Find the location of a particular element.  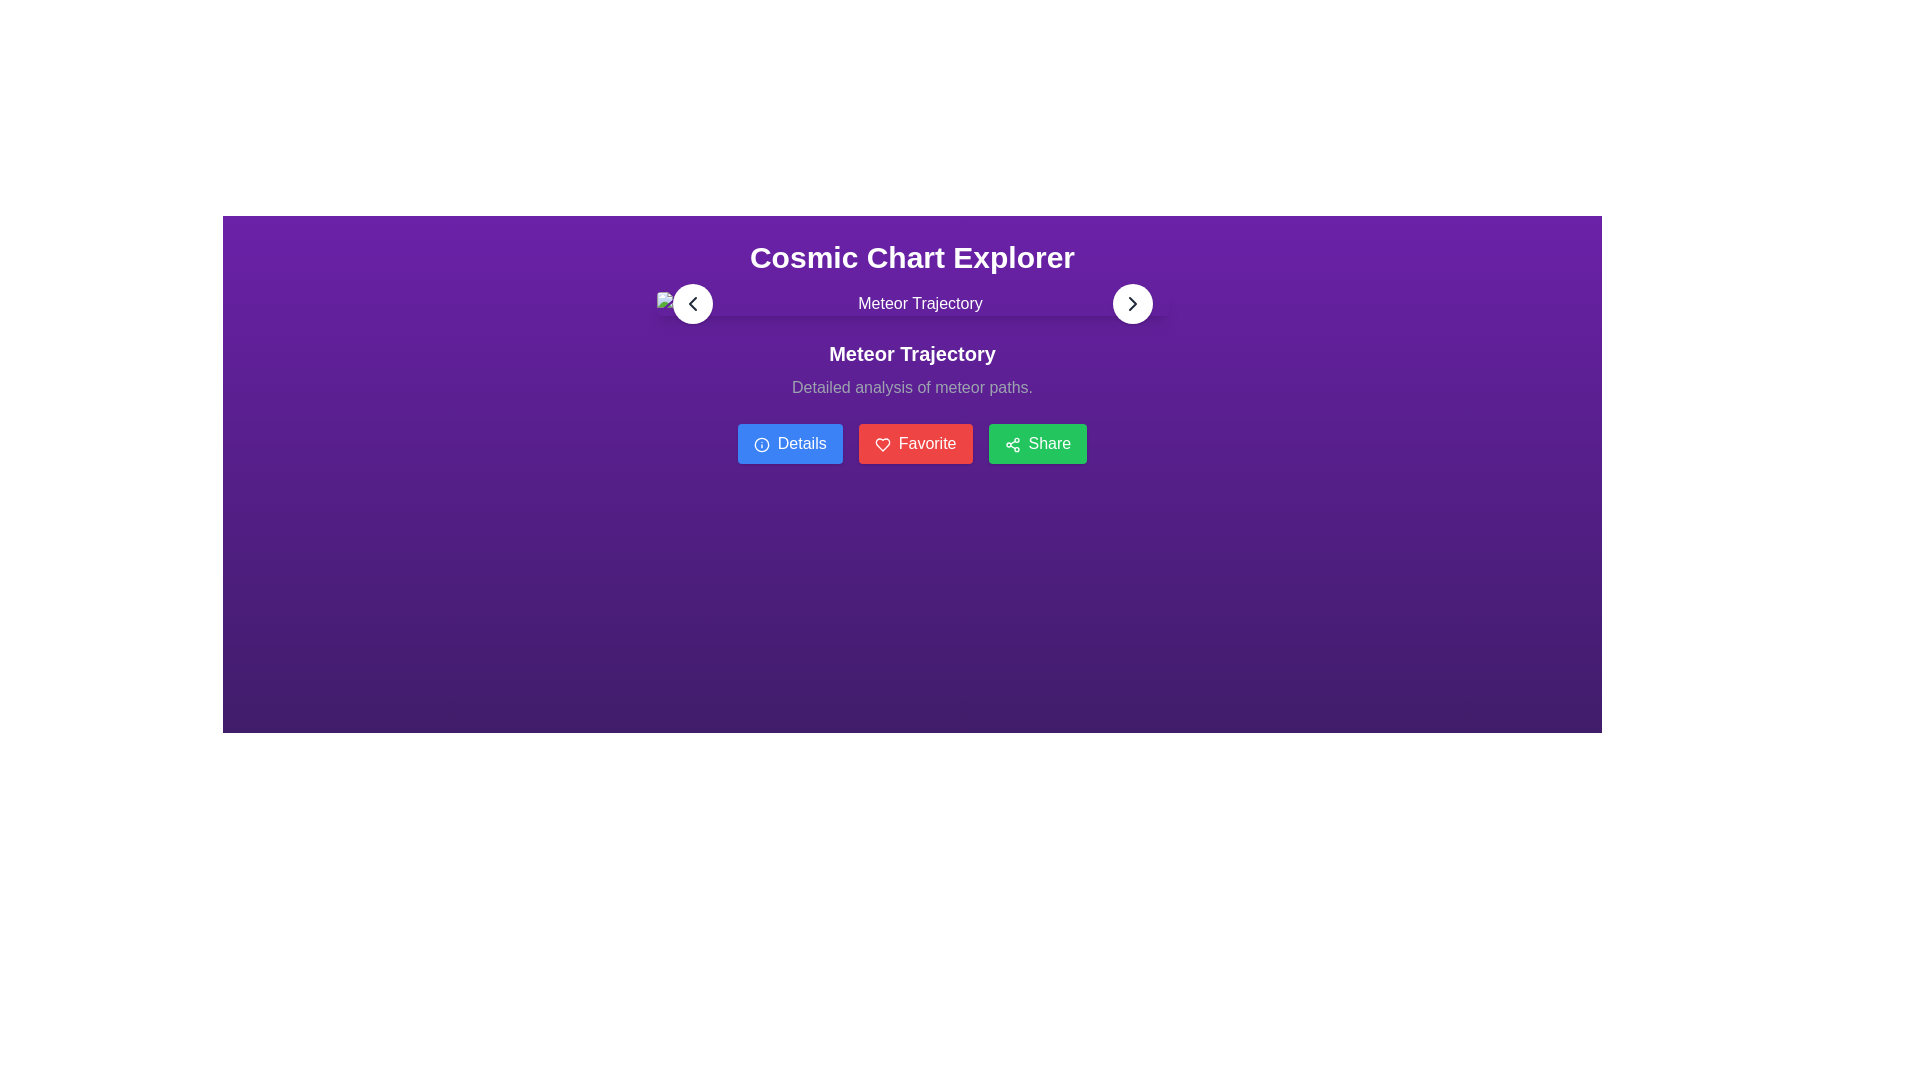

the heart-shaped icon with a line art design located within the red 'Favorite' button is located at coordinates (881, 443).